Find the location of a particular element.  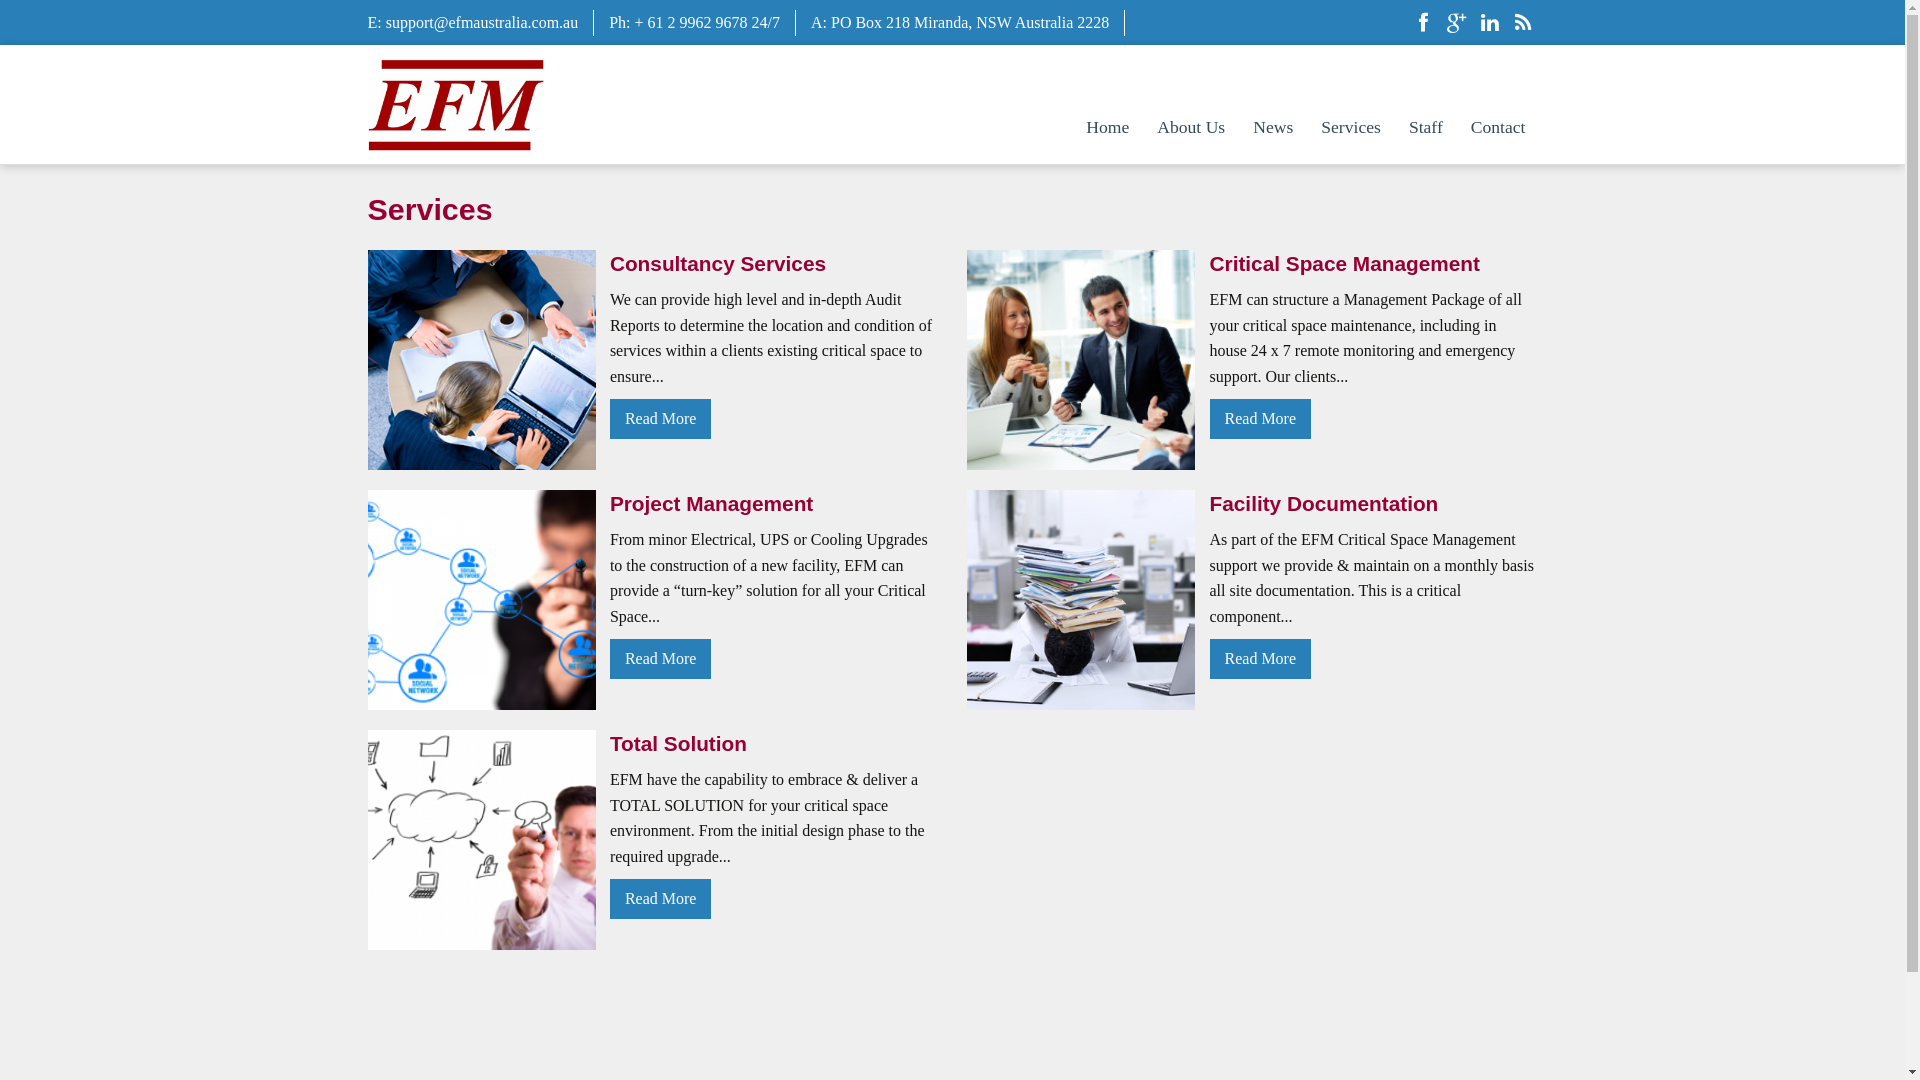

'Staff' is located at coordinates (1424, 127).